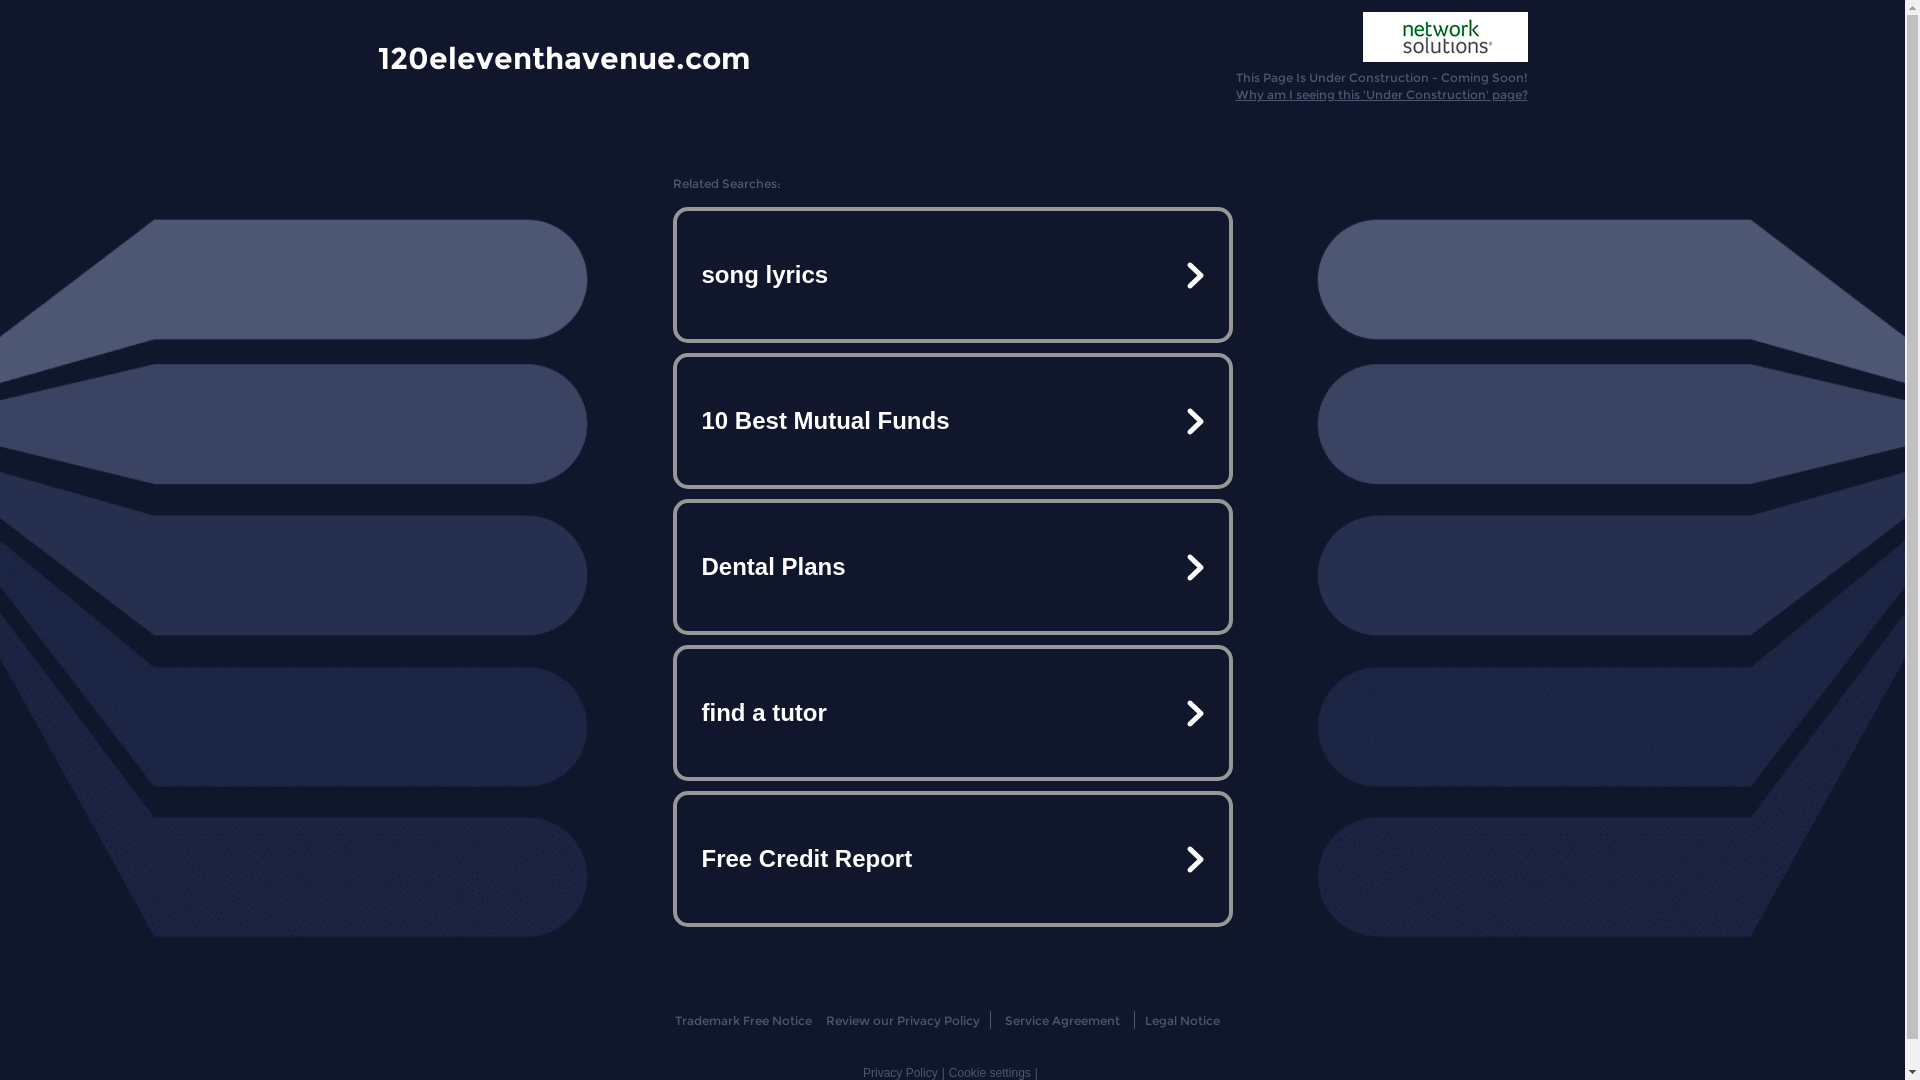  Describe the element at coordinates (1182, 1020) in the screenshot. I see `'Legal Notice'` at that location.